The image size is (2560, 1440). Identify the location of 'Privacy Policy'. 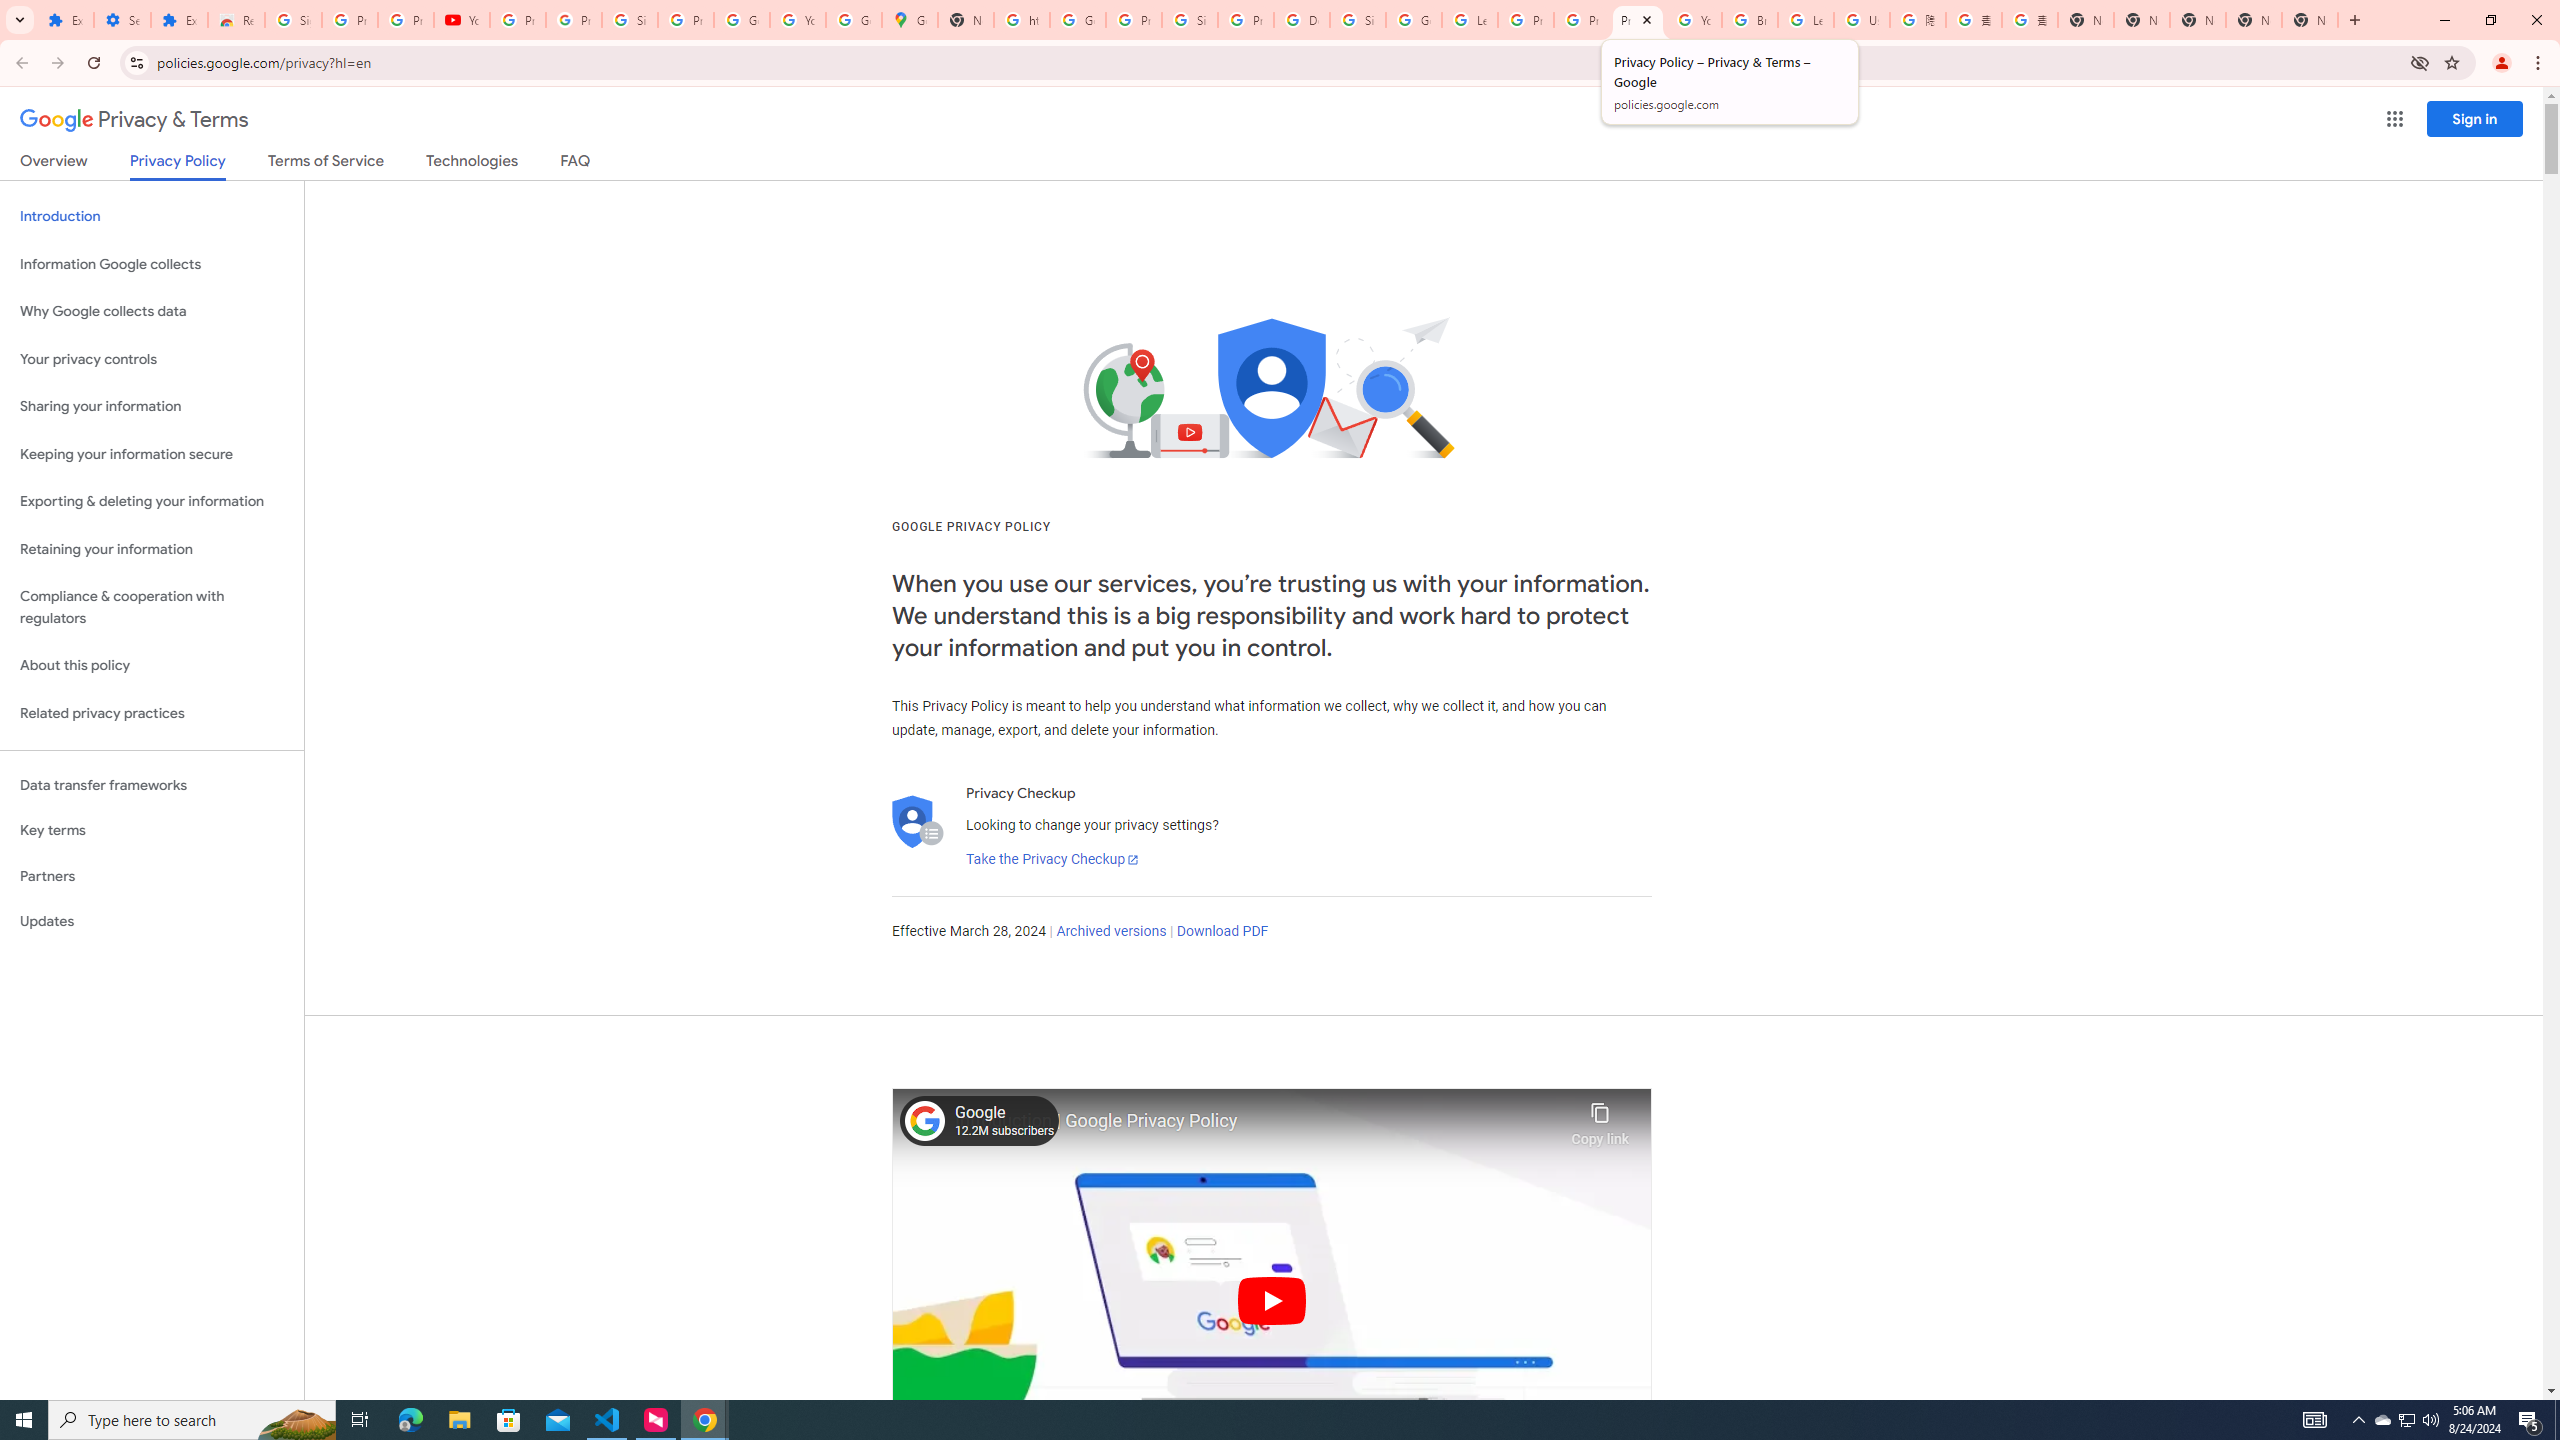
(175, 165).